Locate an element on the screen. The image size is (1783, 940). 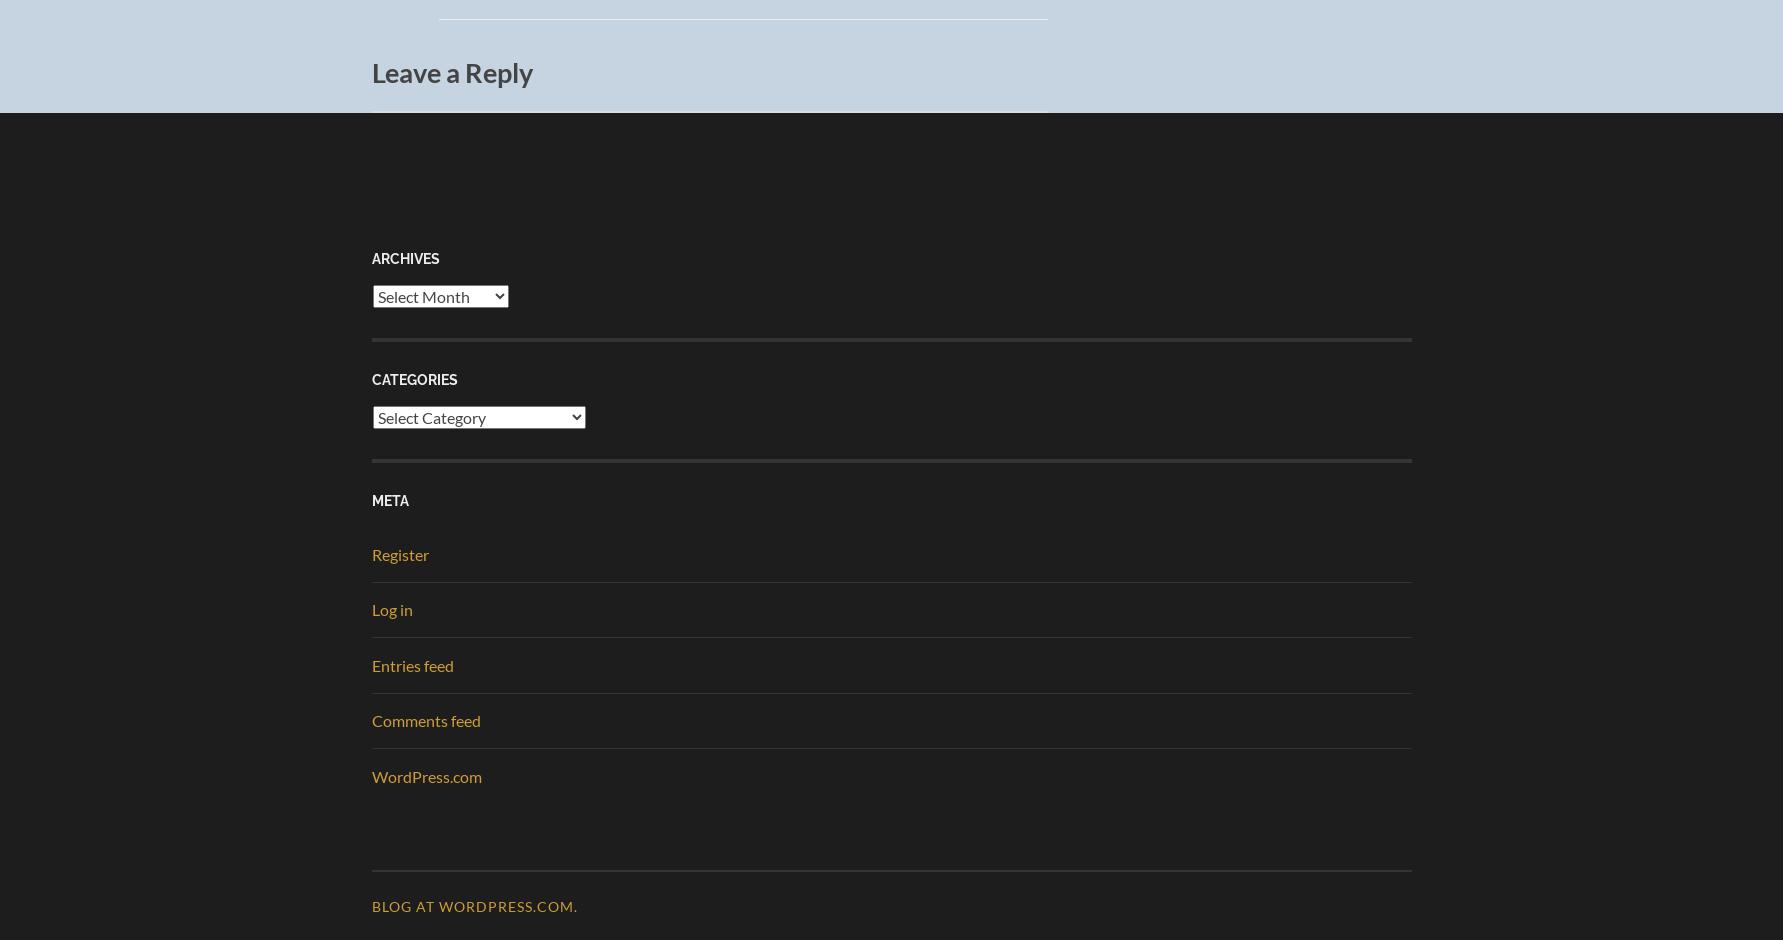
'Register' is located at coordinates (399, 554).